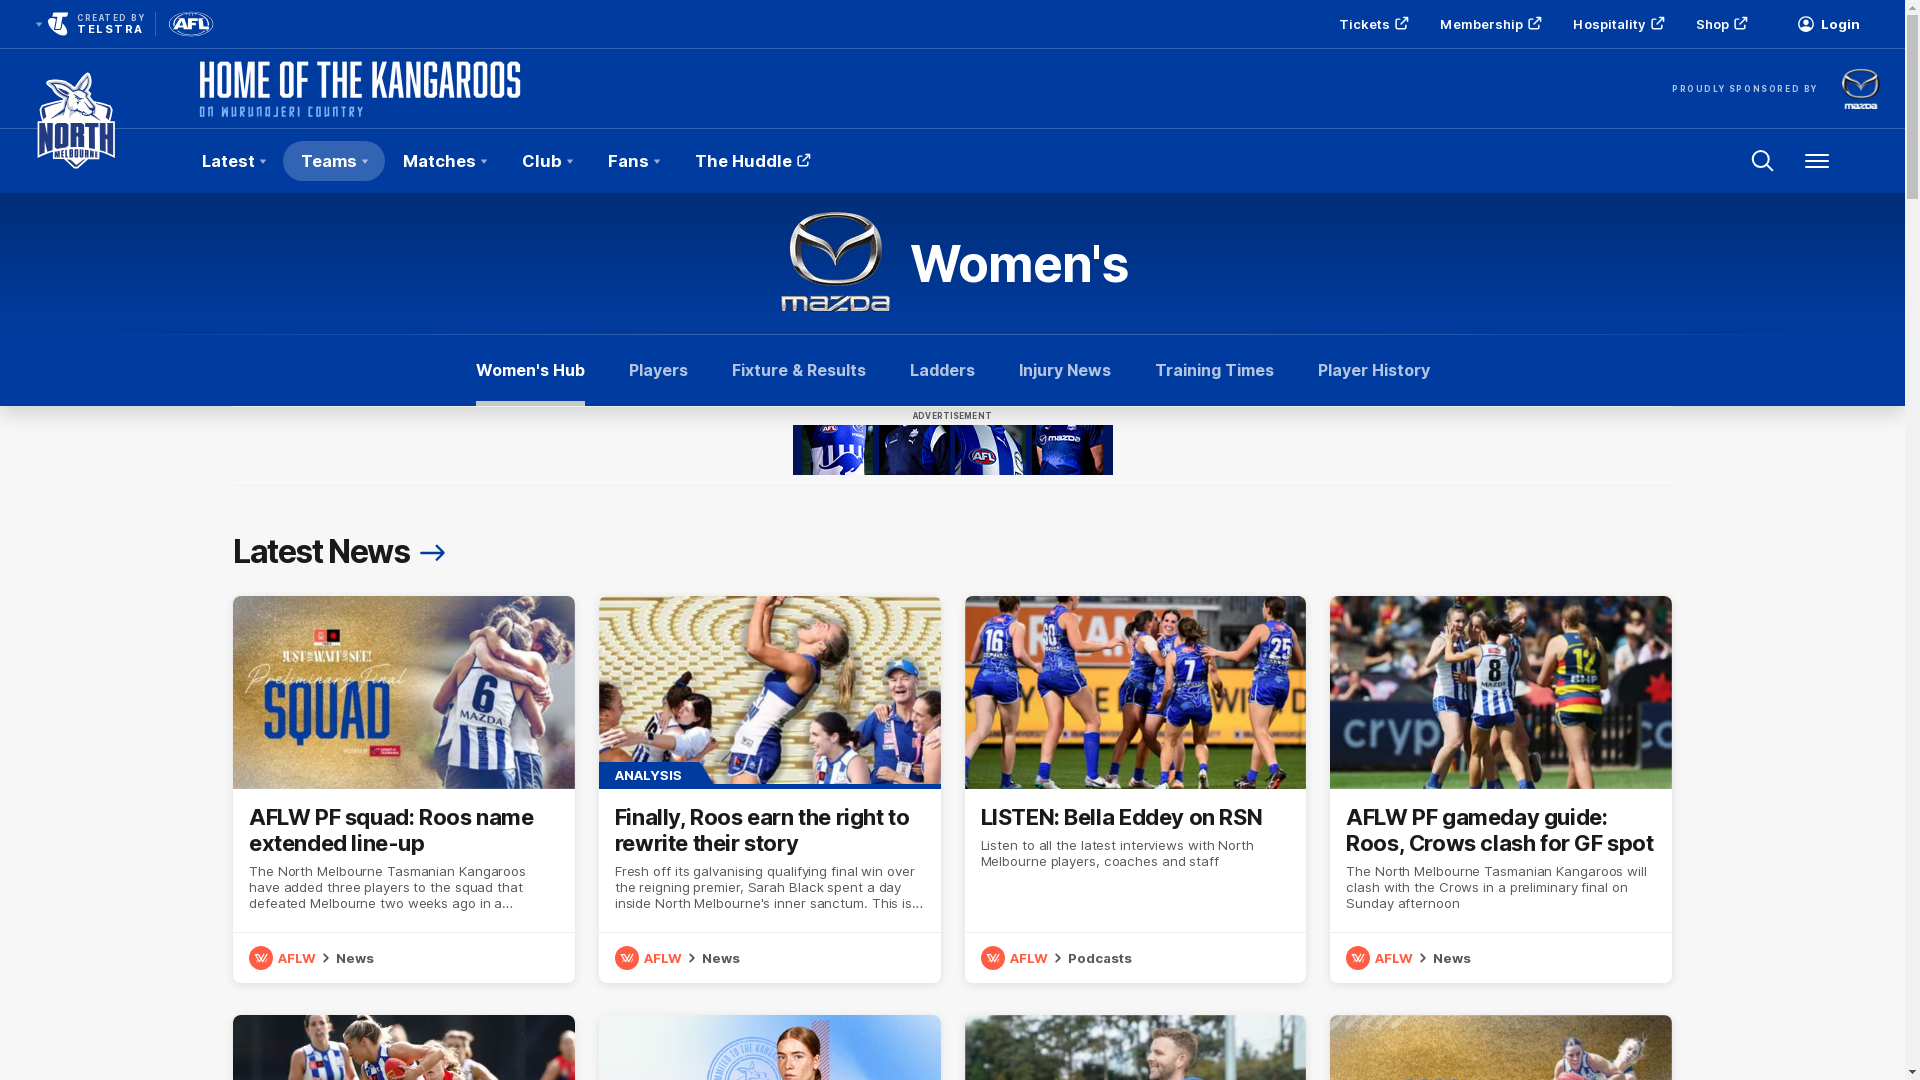 The height and width of the screenshot is (1080, 1920). Describe the element at coordinates (1817, 160) in the screenshot. I see `'Menu'` at that location.